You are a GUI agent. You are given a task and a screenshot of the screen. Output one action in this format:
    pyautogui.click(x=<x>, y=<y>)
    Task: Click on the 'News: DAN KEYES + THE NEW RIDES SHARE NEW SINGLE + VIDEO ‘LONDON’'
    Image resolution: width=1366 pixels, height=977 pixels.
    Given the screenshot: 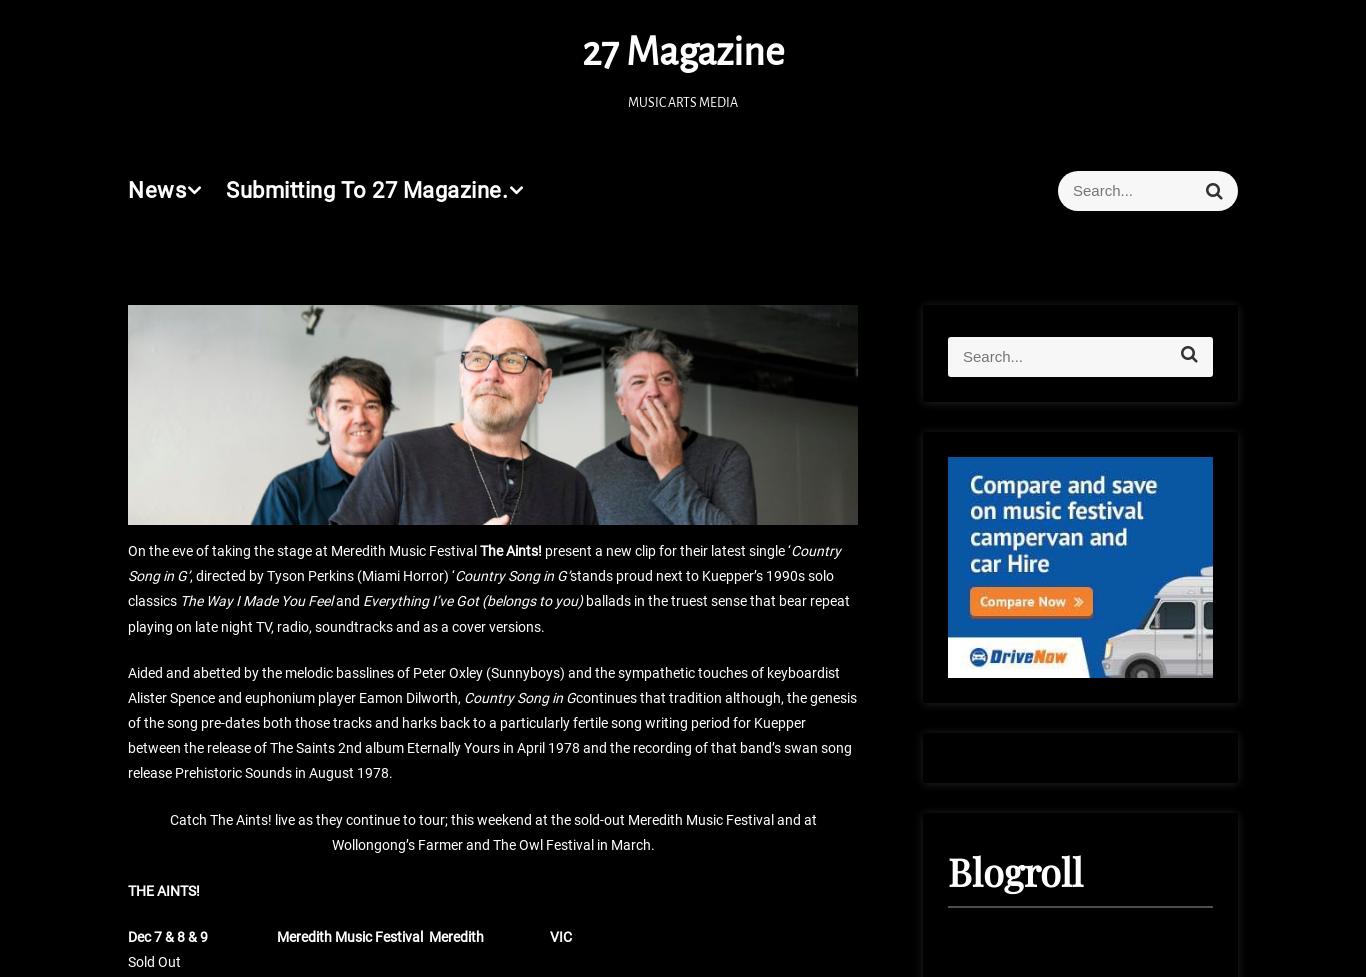 What is the action you would take?
    pyautogui.click(x=1101, y=669)
    